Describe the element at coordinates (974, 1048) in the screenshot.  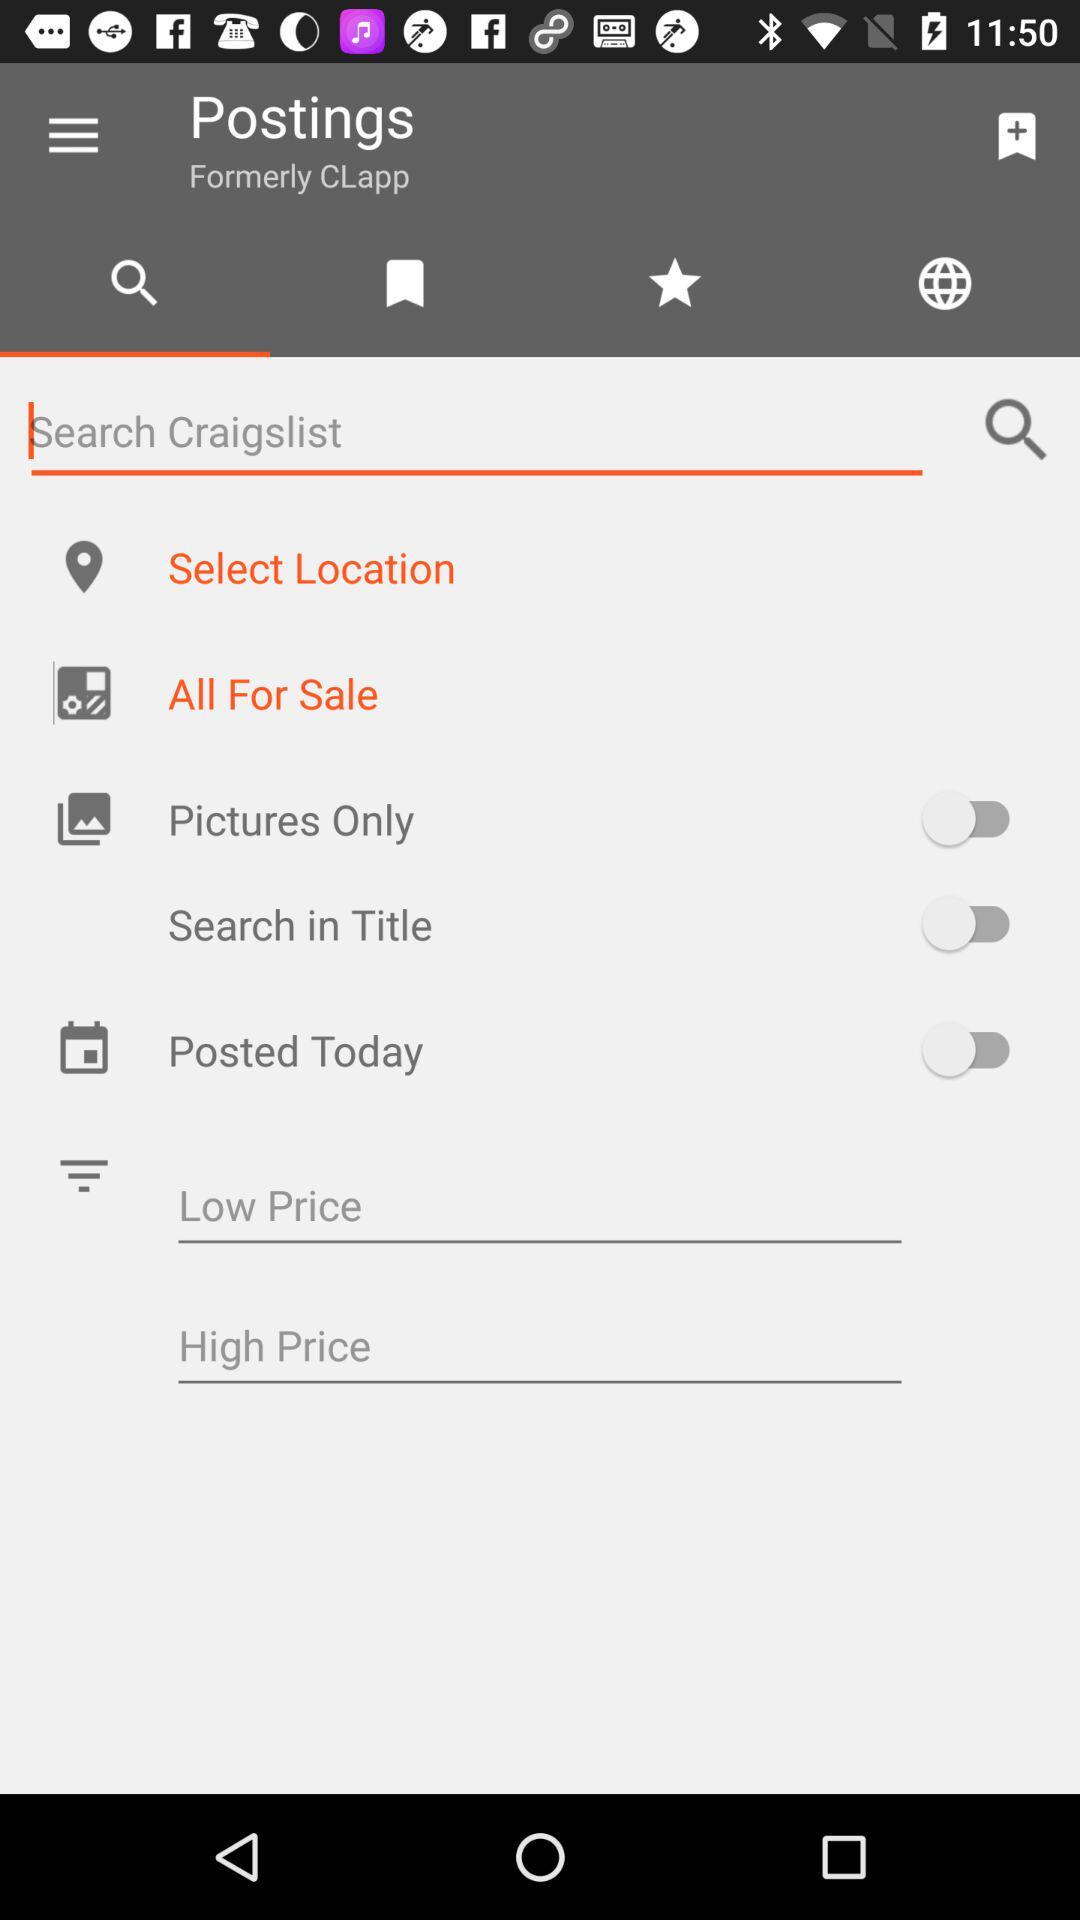
I see `see only postings from today` at that location.